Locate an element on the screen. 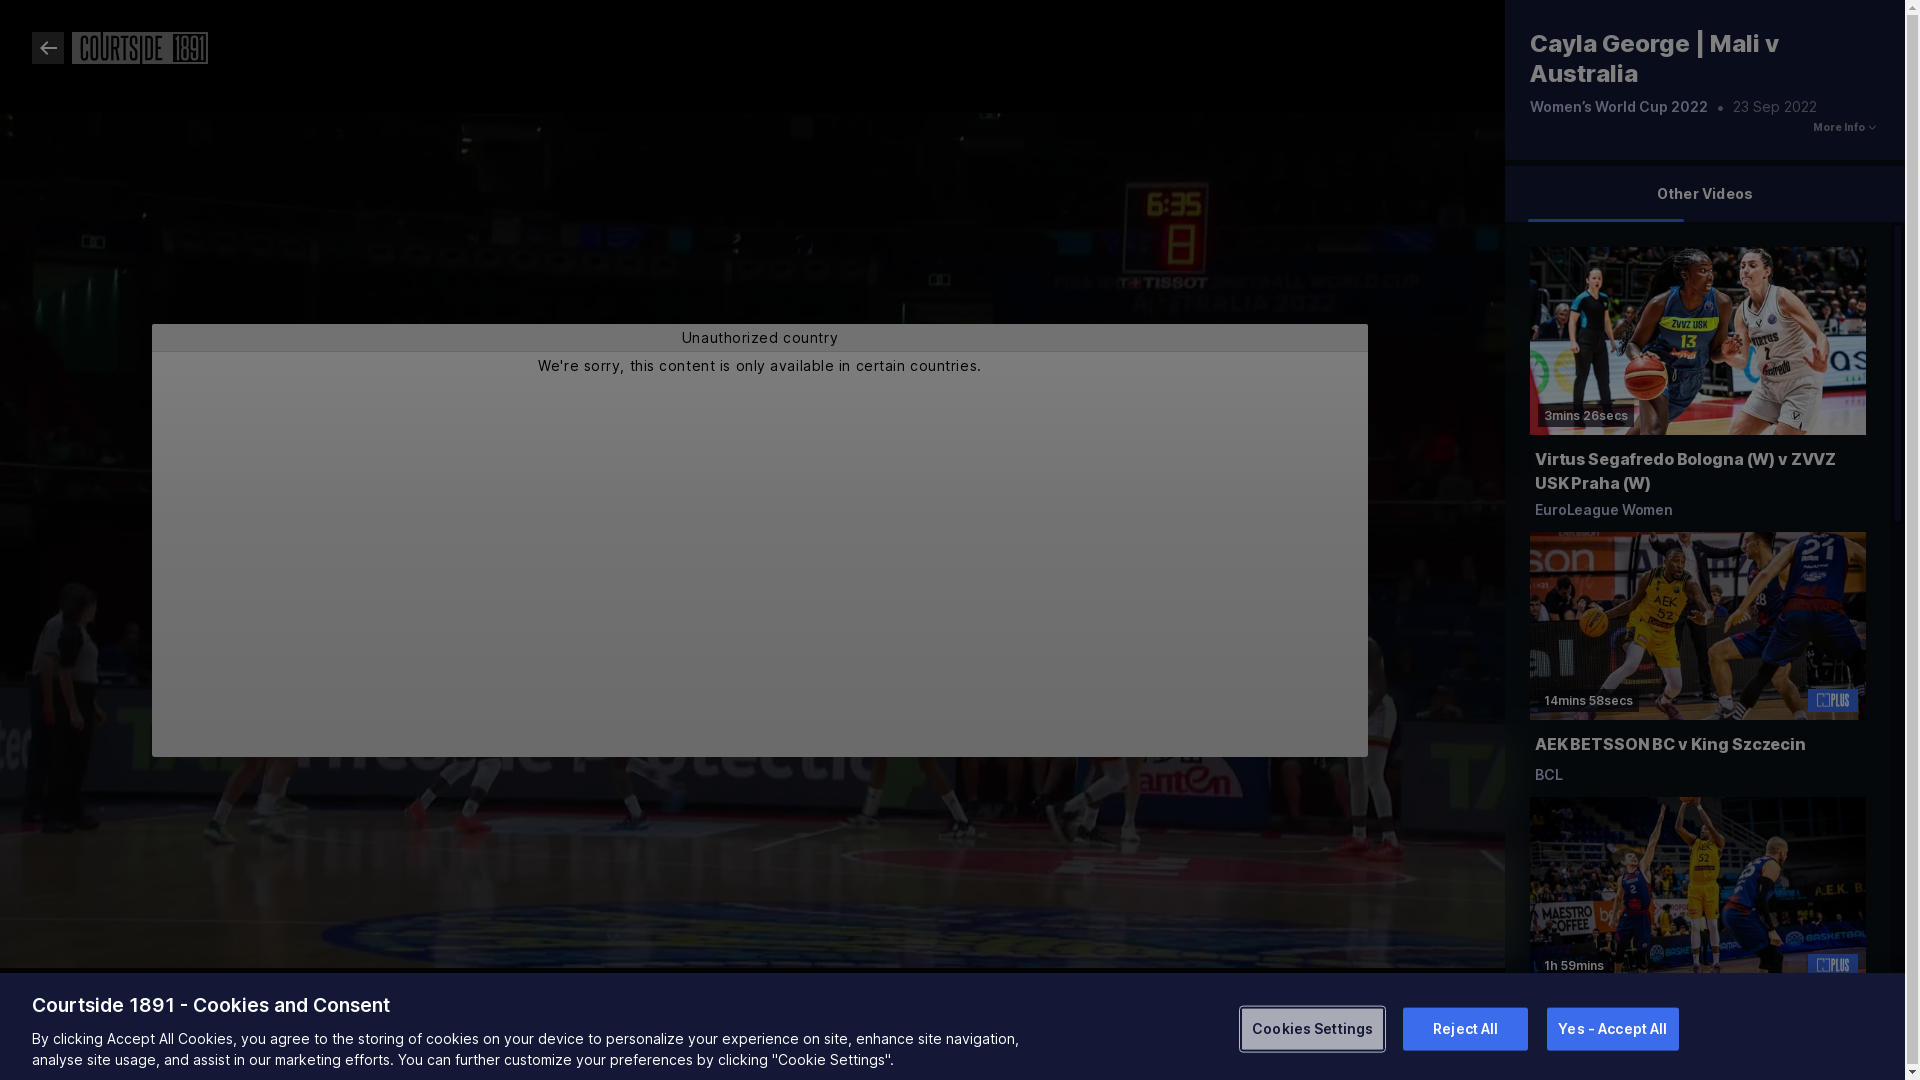 Image resolution: width=1920 pixels, height=1080 pixels. 'Cookies Settings' is located at coordinates (1312, 1028).